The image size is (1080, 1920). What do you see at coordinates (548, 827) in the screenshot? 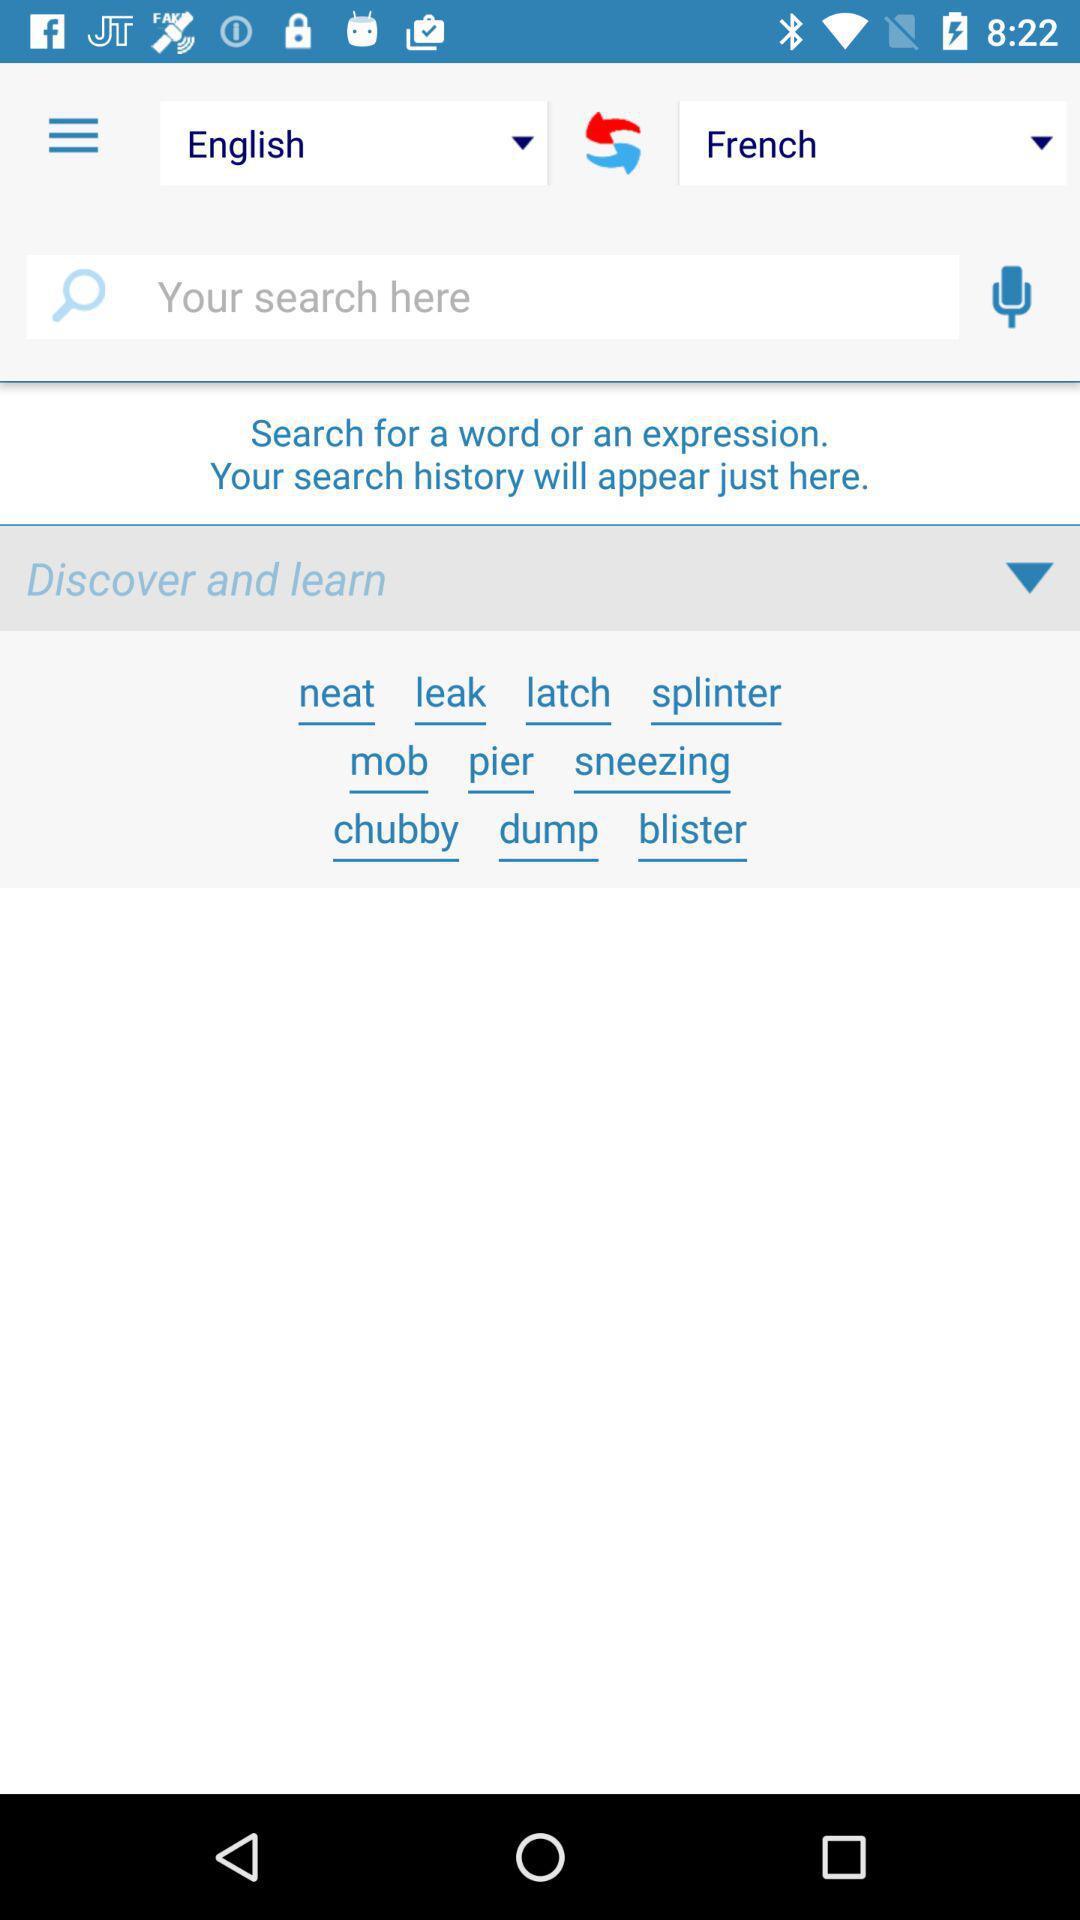
I see `item to the right of the chubby icon` at bounding box center [548, 827].